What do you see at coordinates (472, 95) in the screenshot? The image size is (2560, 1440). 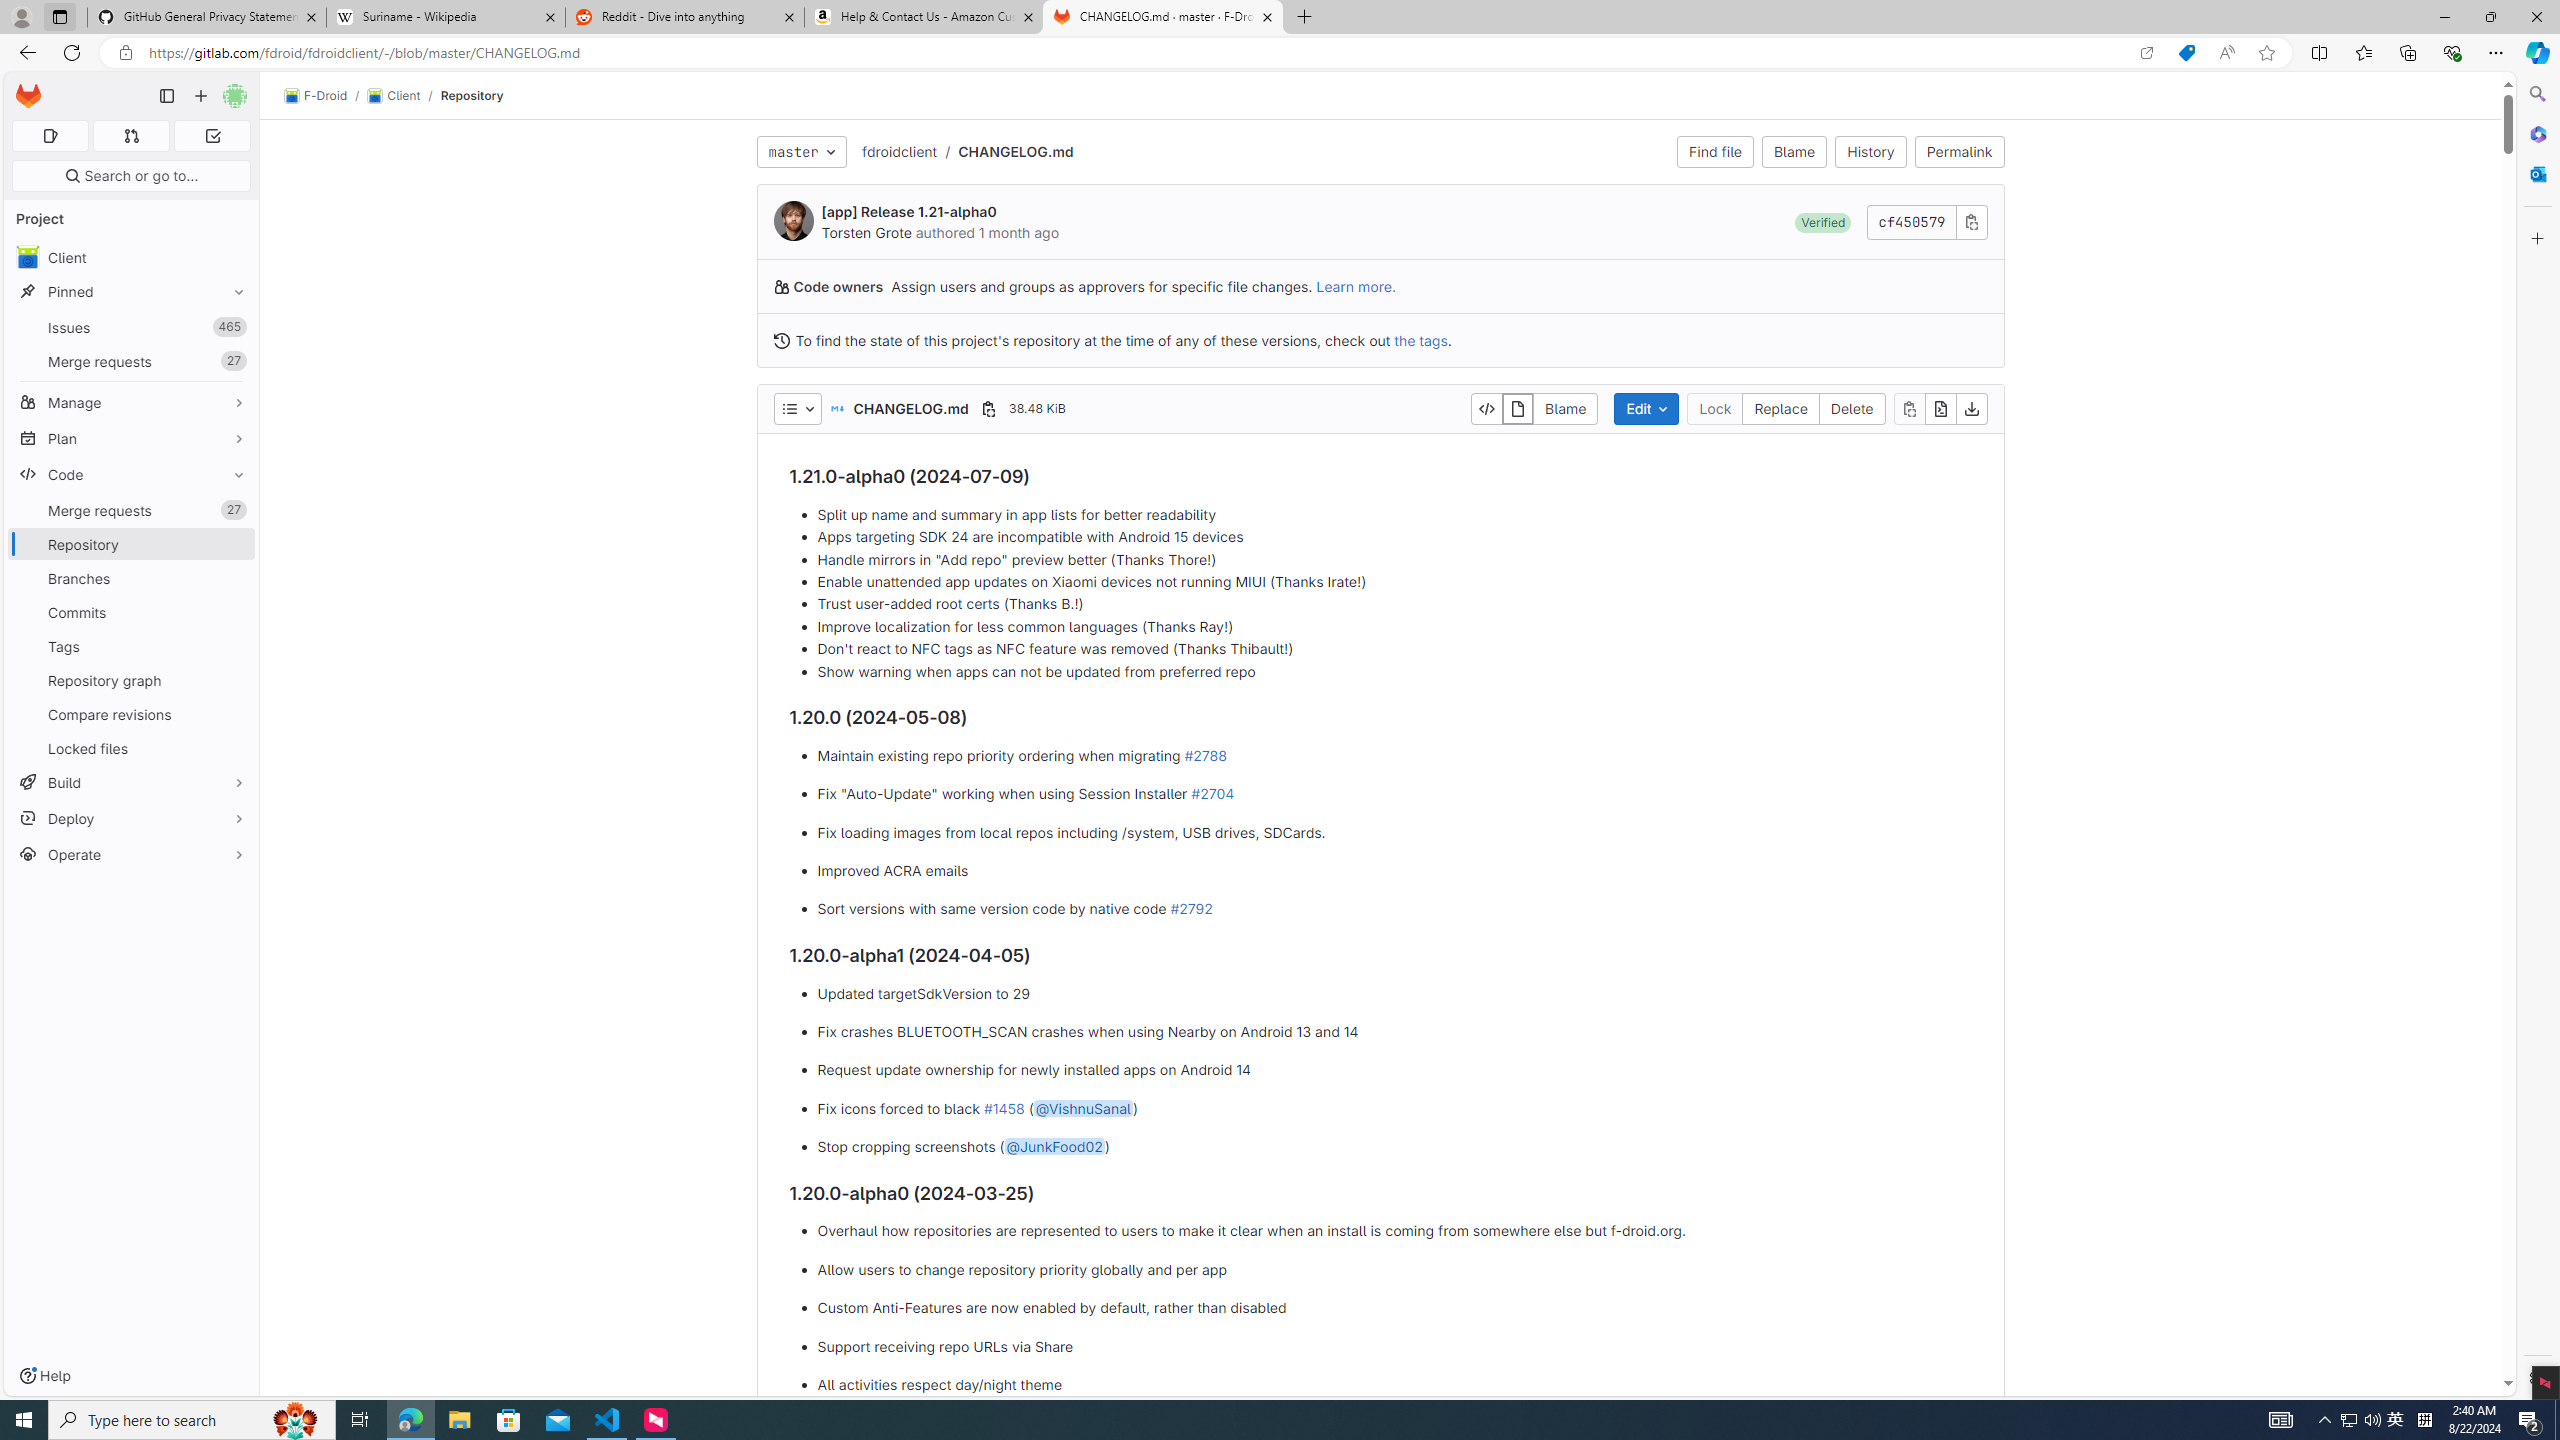 I see `'Repository'` at bounding box center [472, 95].